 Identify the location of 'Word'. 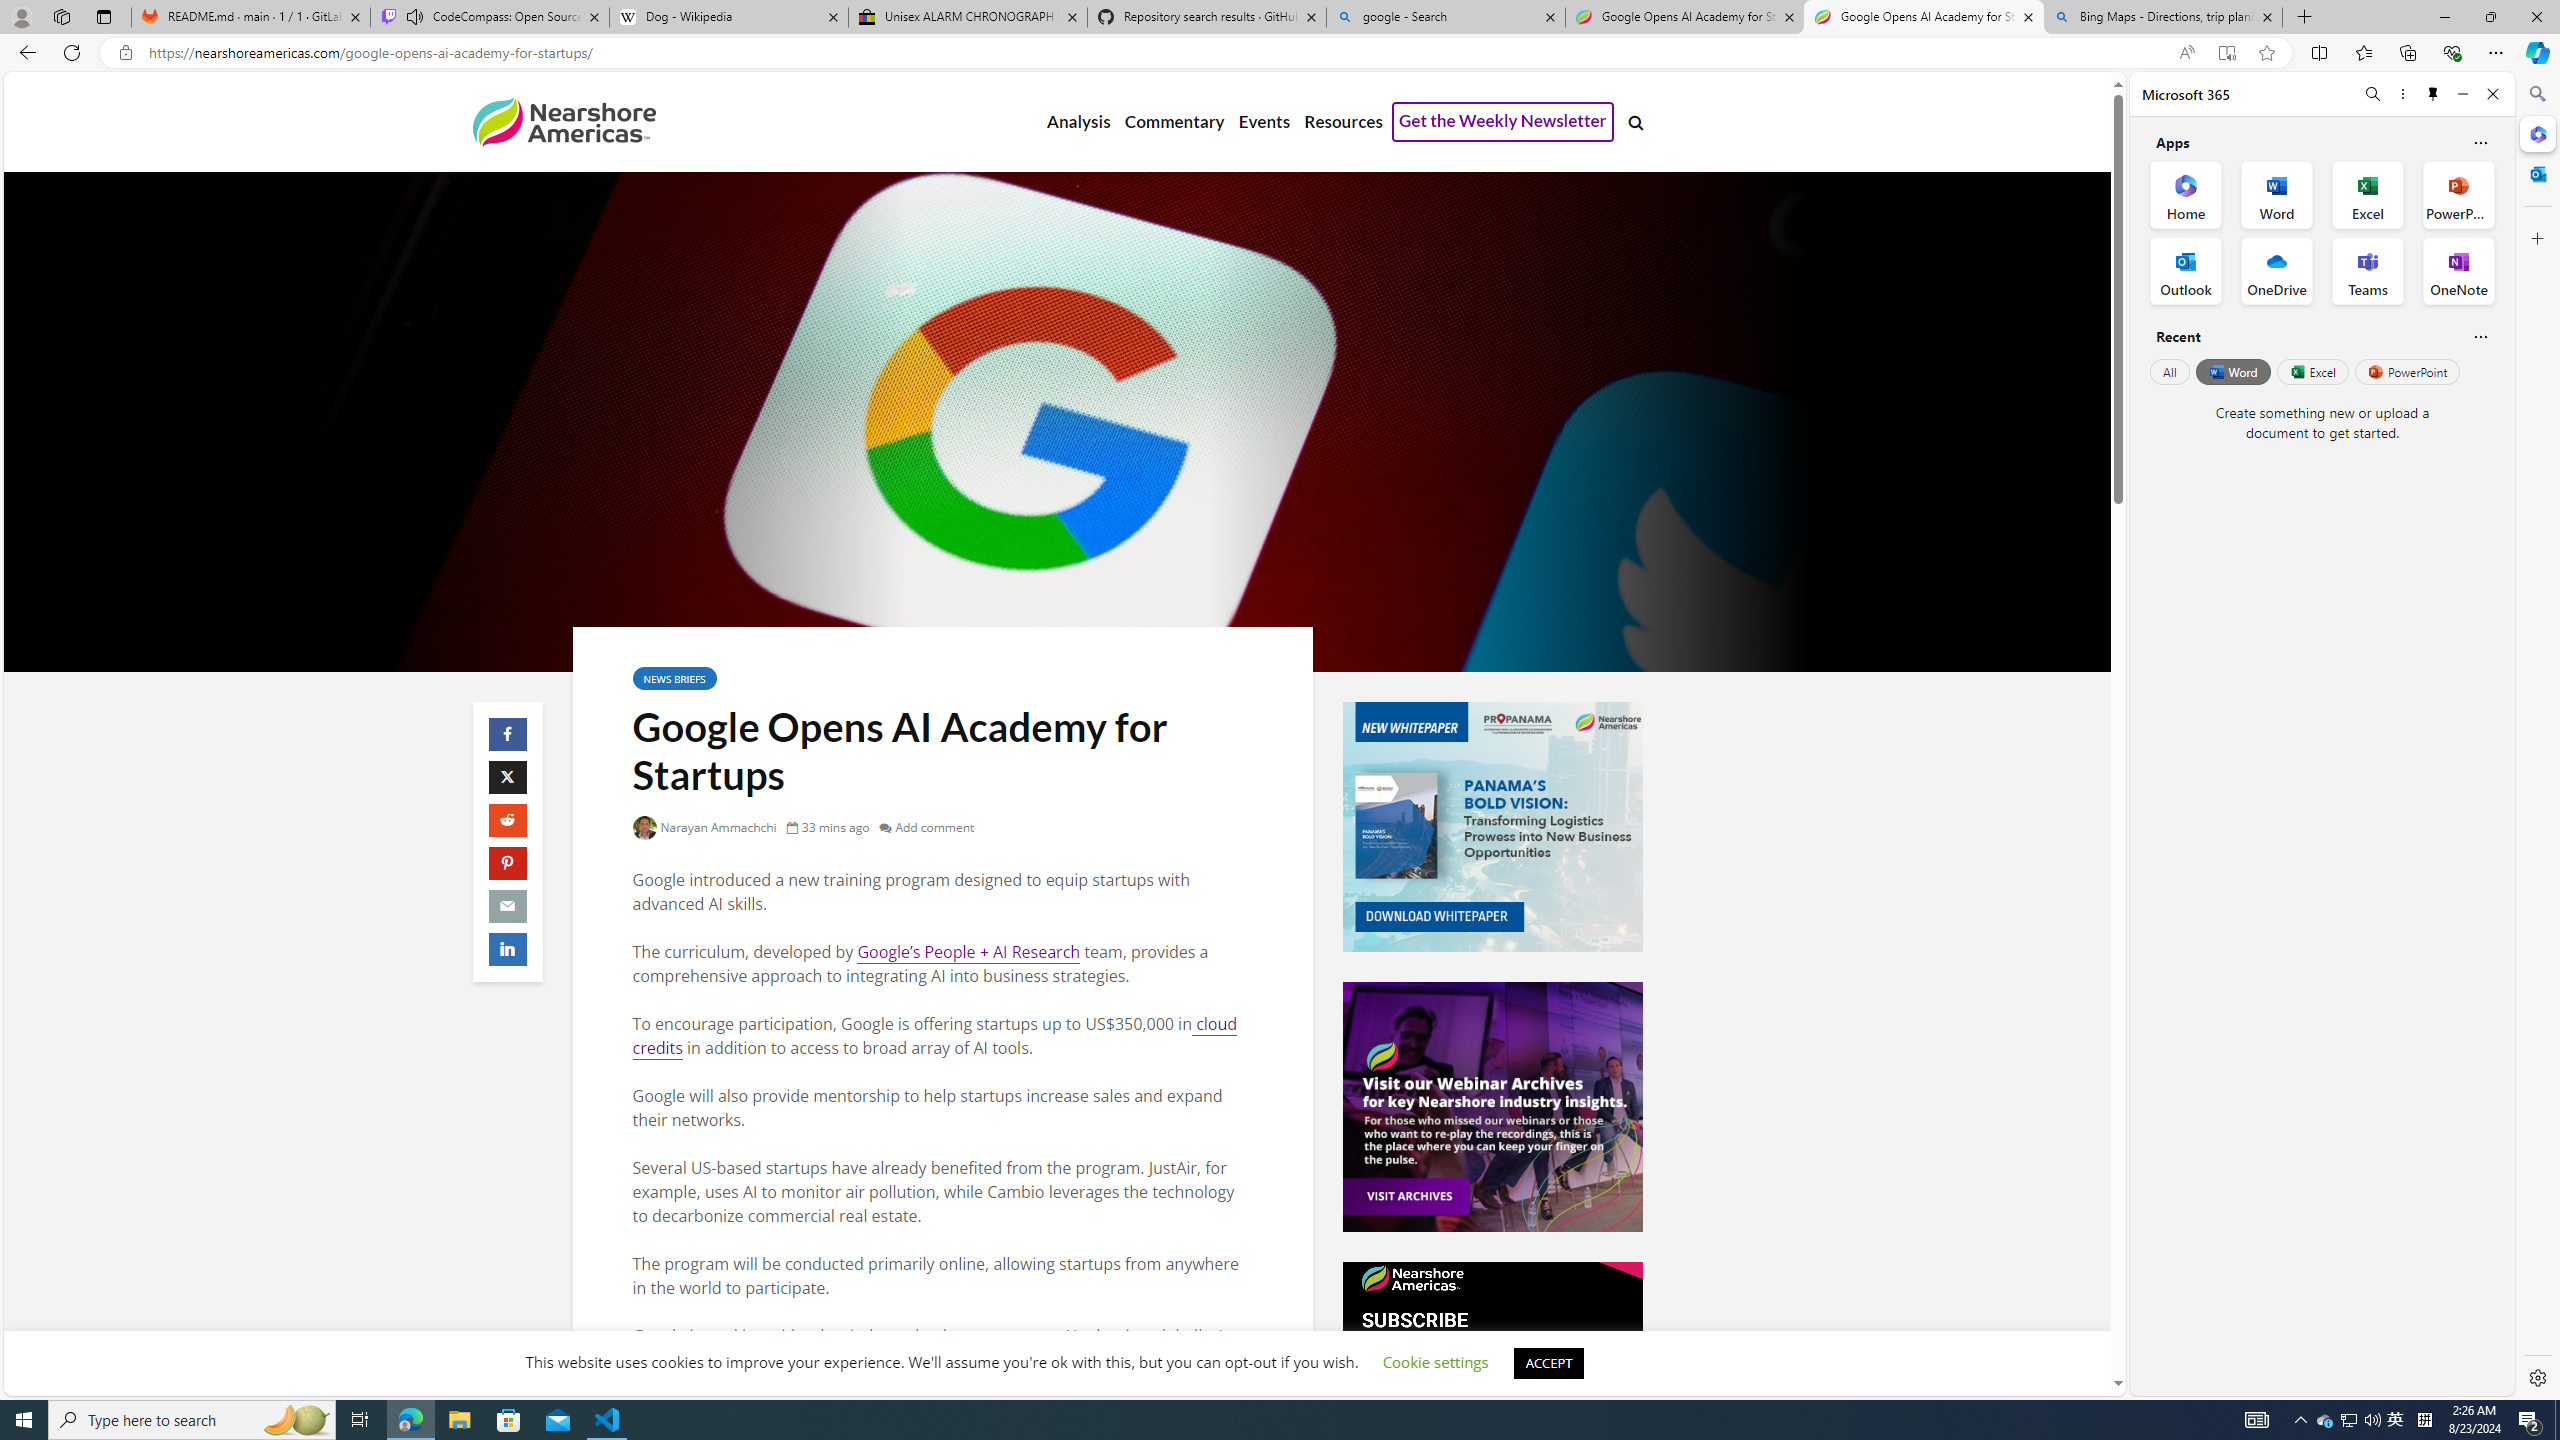
(2231, 371).